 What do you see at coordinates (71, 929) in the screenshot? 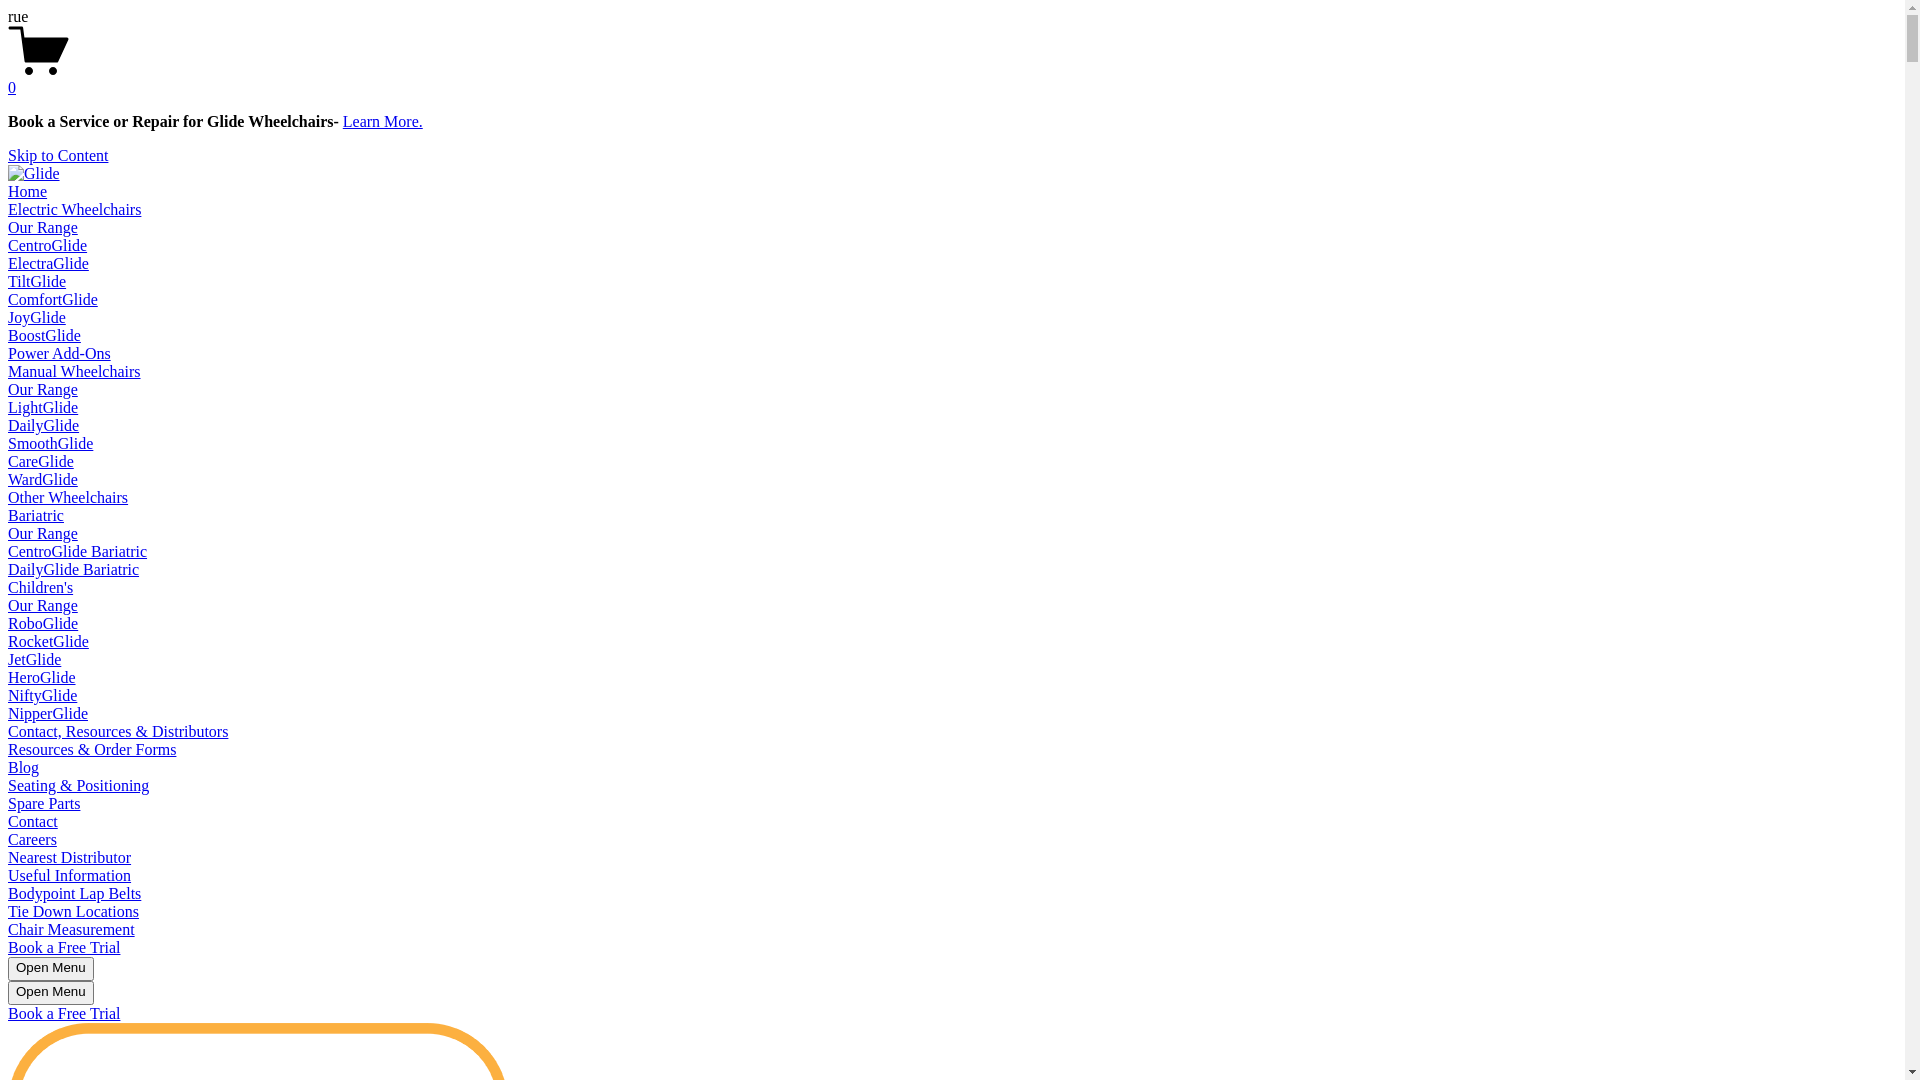
I see `'Chair Measurement'` at bounding box center [71, 929].